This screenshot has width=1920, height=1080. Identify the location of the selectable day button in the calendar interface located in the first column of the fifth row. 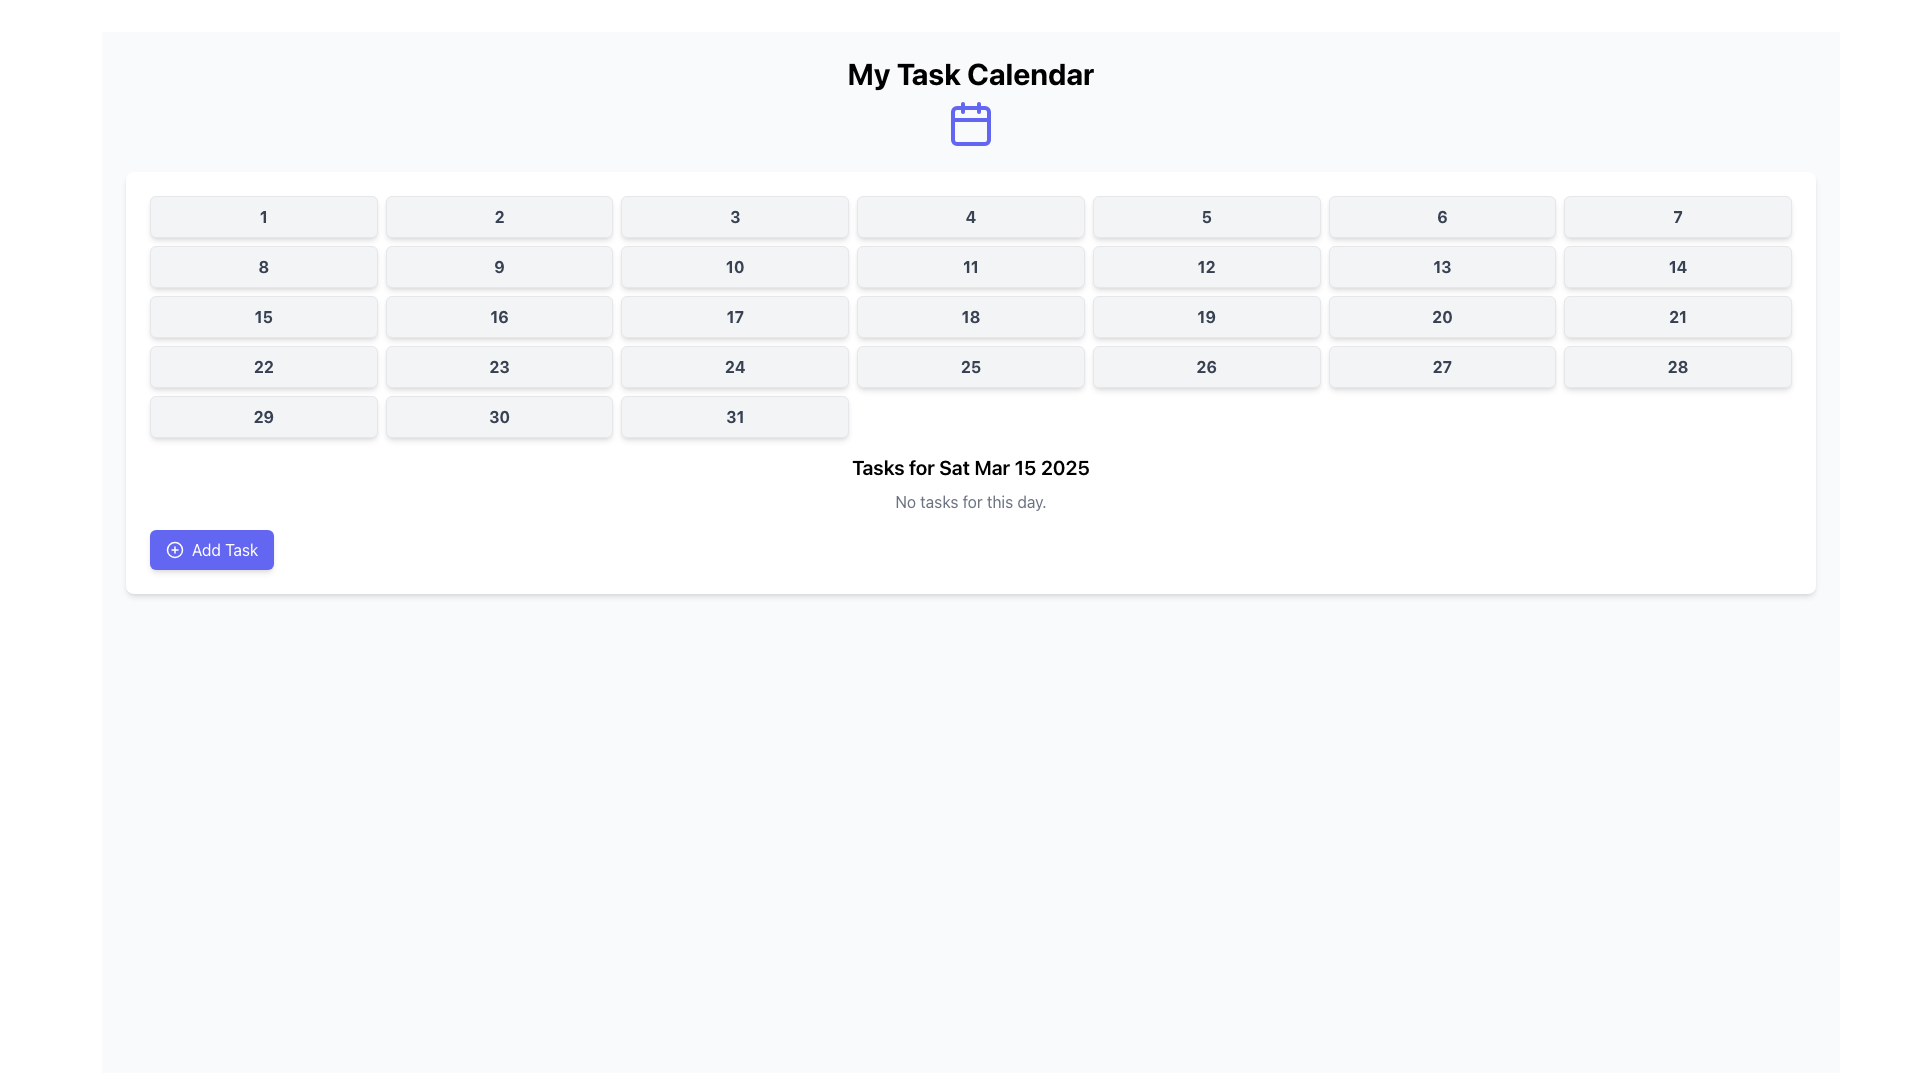
(262, 415).